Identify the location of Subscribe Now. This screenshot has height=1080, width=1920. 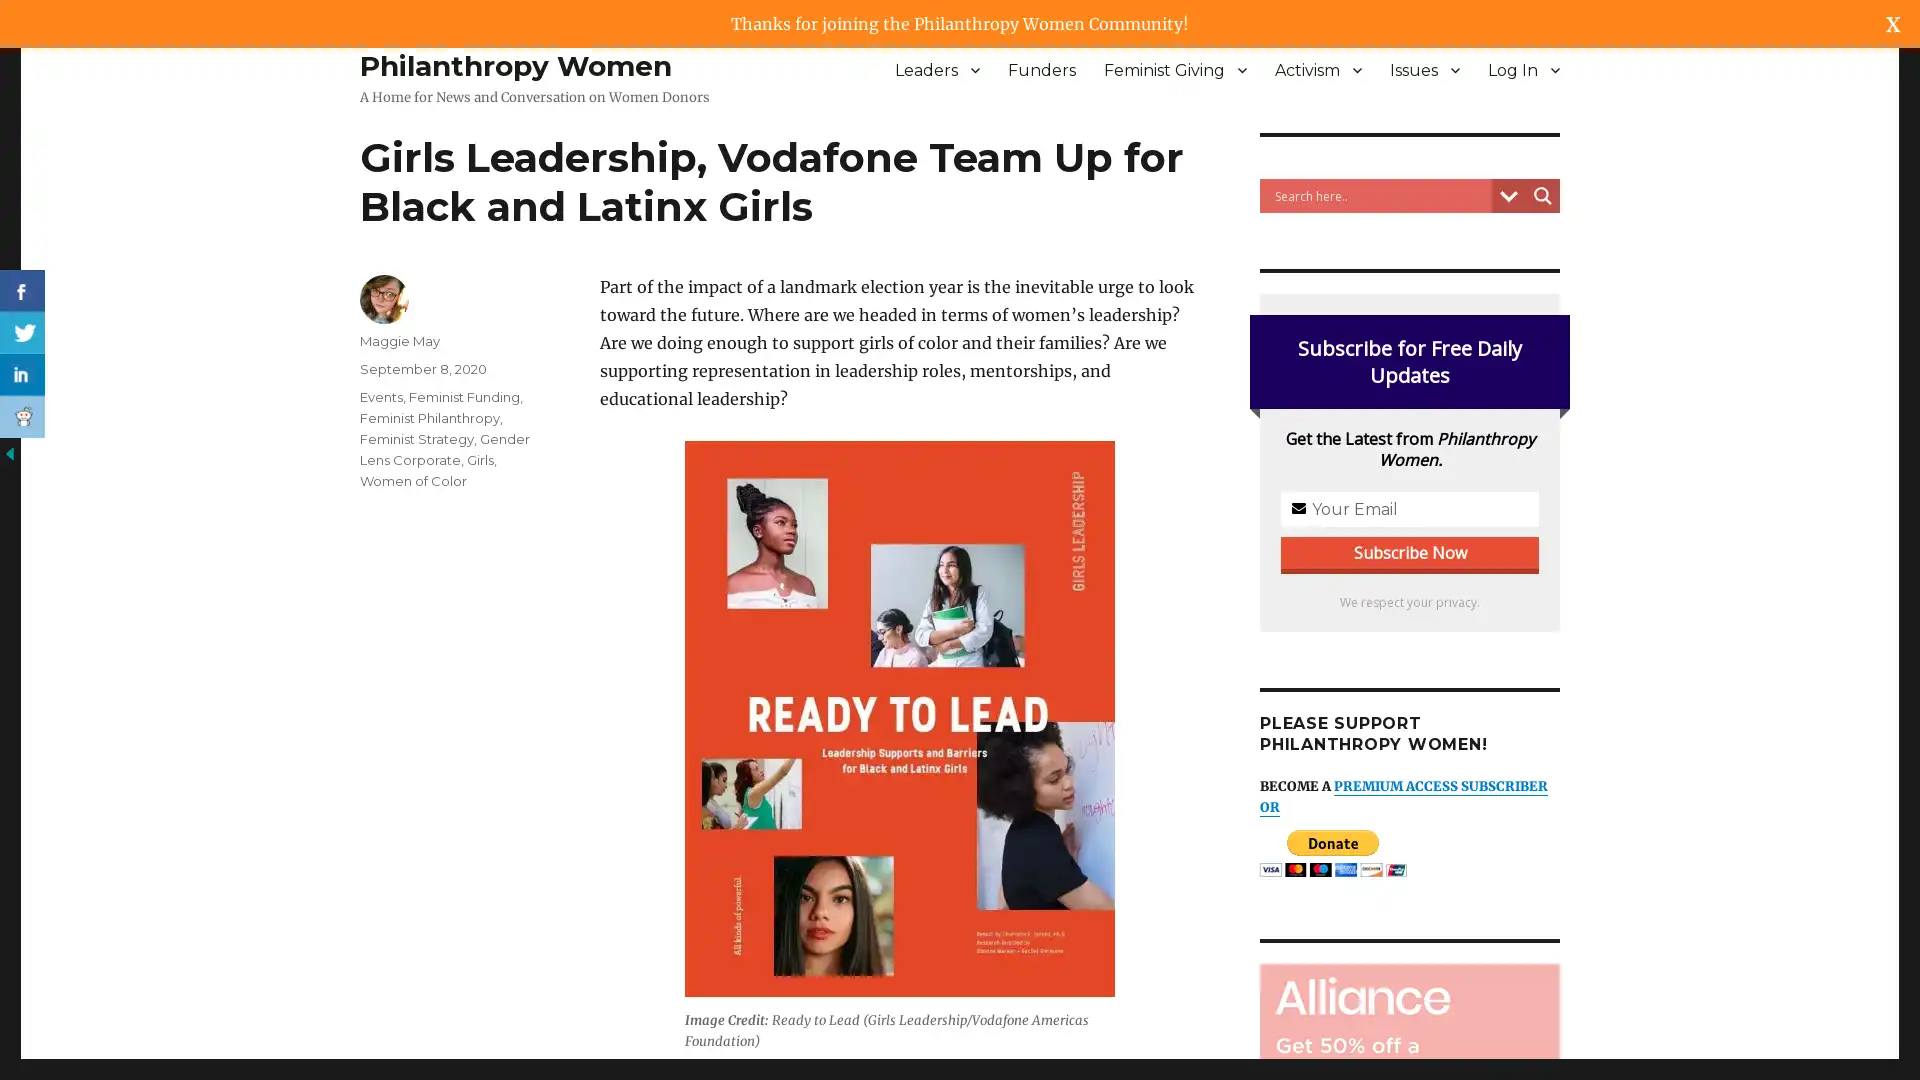
(1409, 552).